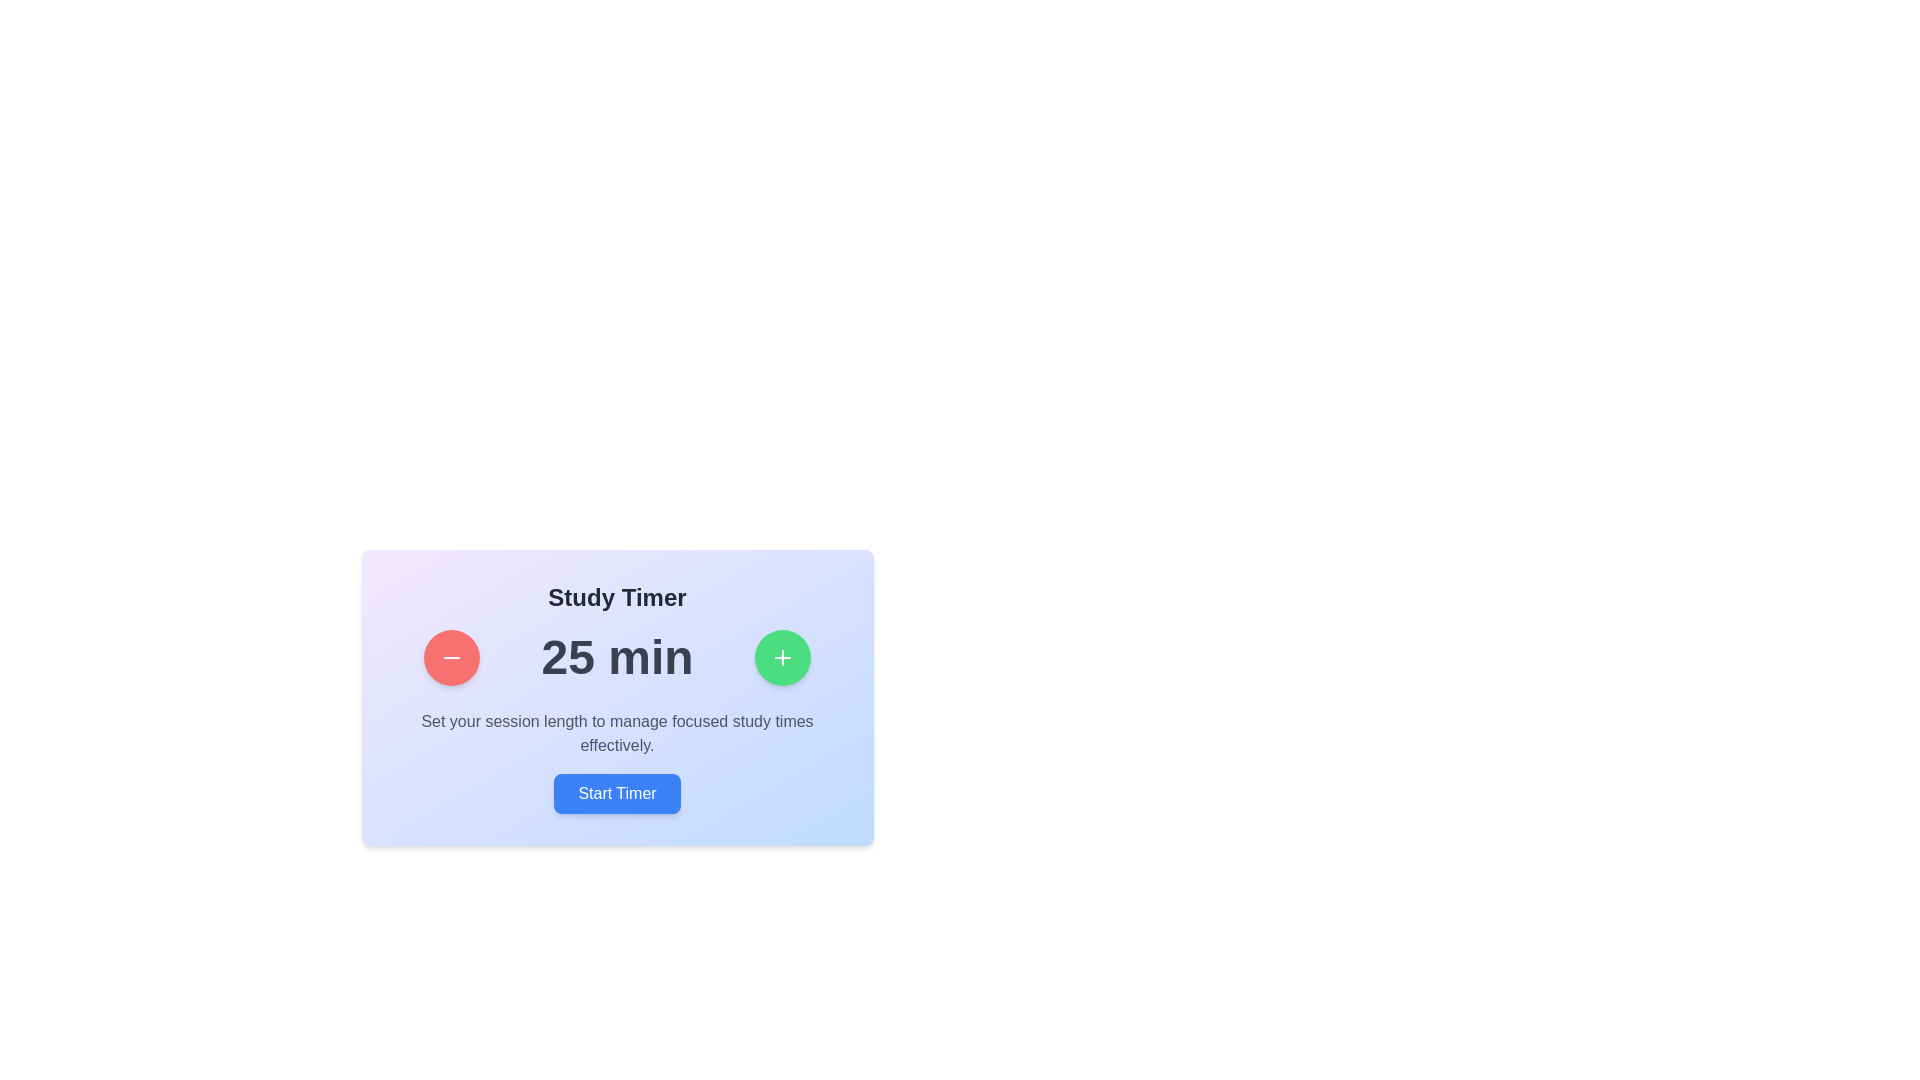  Describe the element at coordinates (616, 658) in the screenshot. I see `the text label displaying '25 min' that is centrally positioned between the red minus button and the green plus button` at that location.